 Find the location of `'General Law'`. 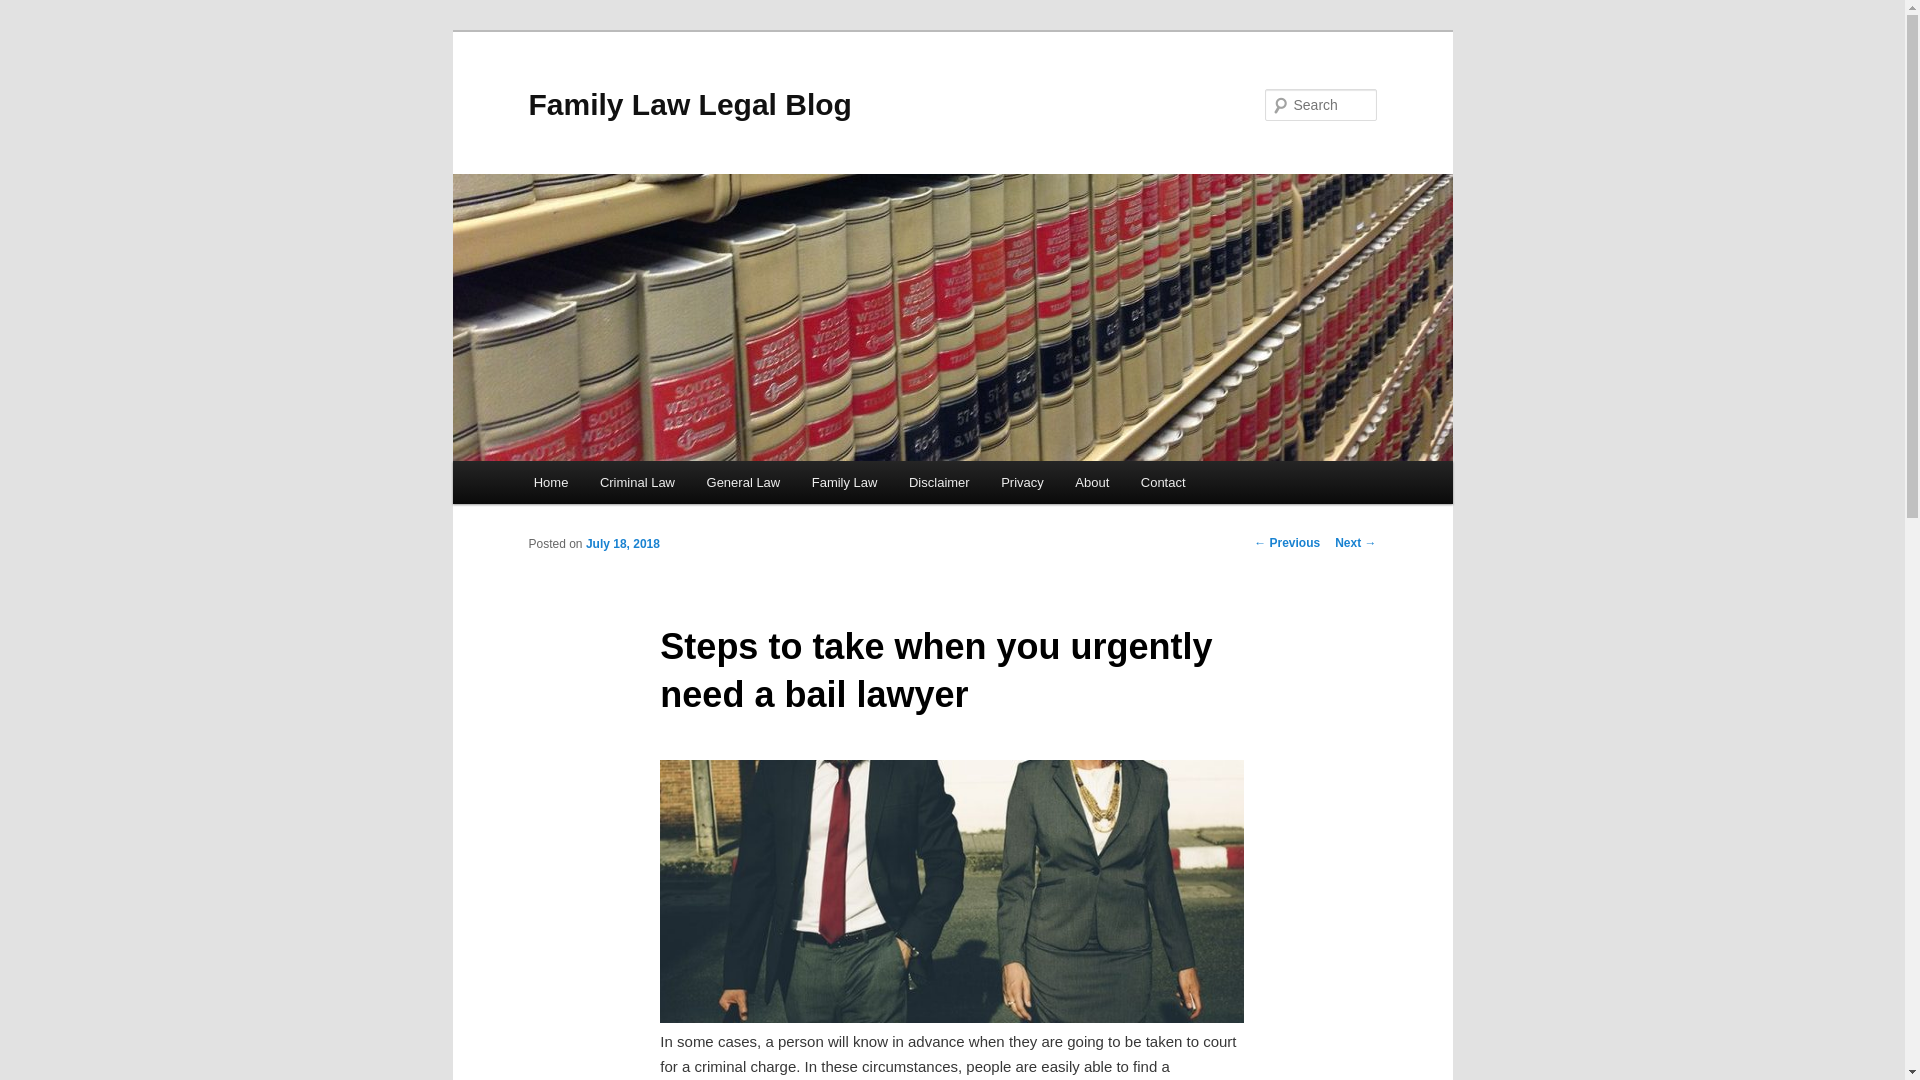

'General Law' is located at coordinates (742, 482).